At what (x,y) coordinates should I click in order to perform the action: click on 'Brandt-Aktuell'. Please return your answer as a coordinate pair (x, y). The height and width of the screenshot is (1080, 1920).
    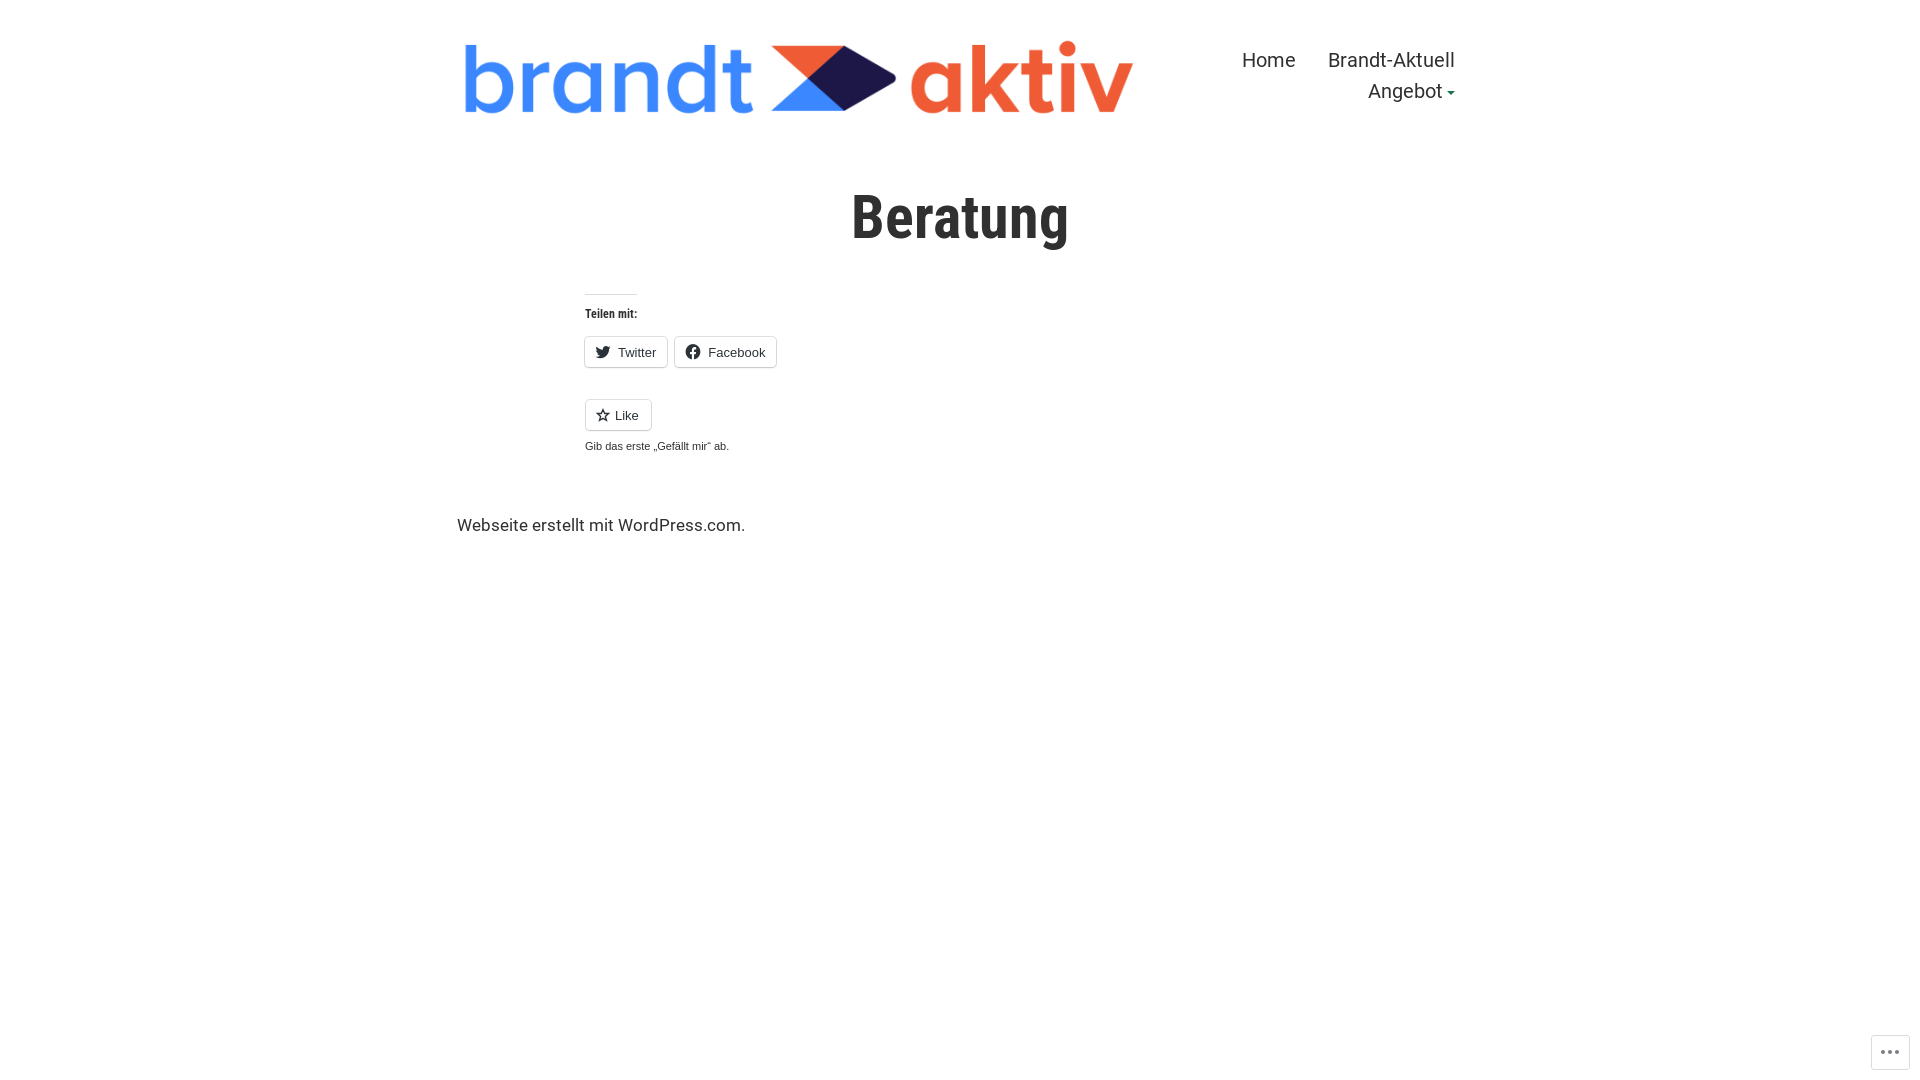
    Looking at the image, I should click on (1390, 58).